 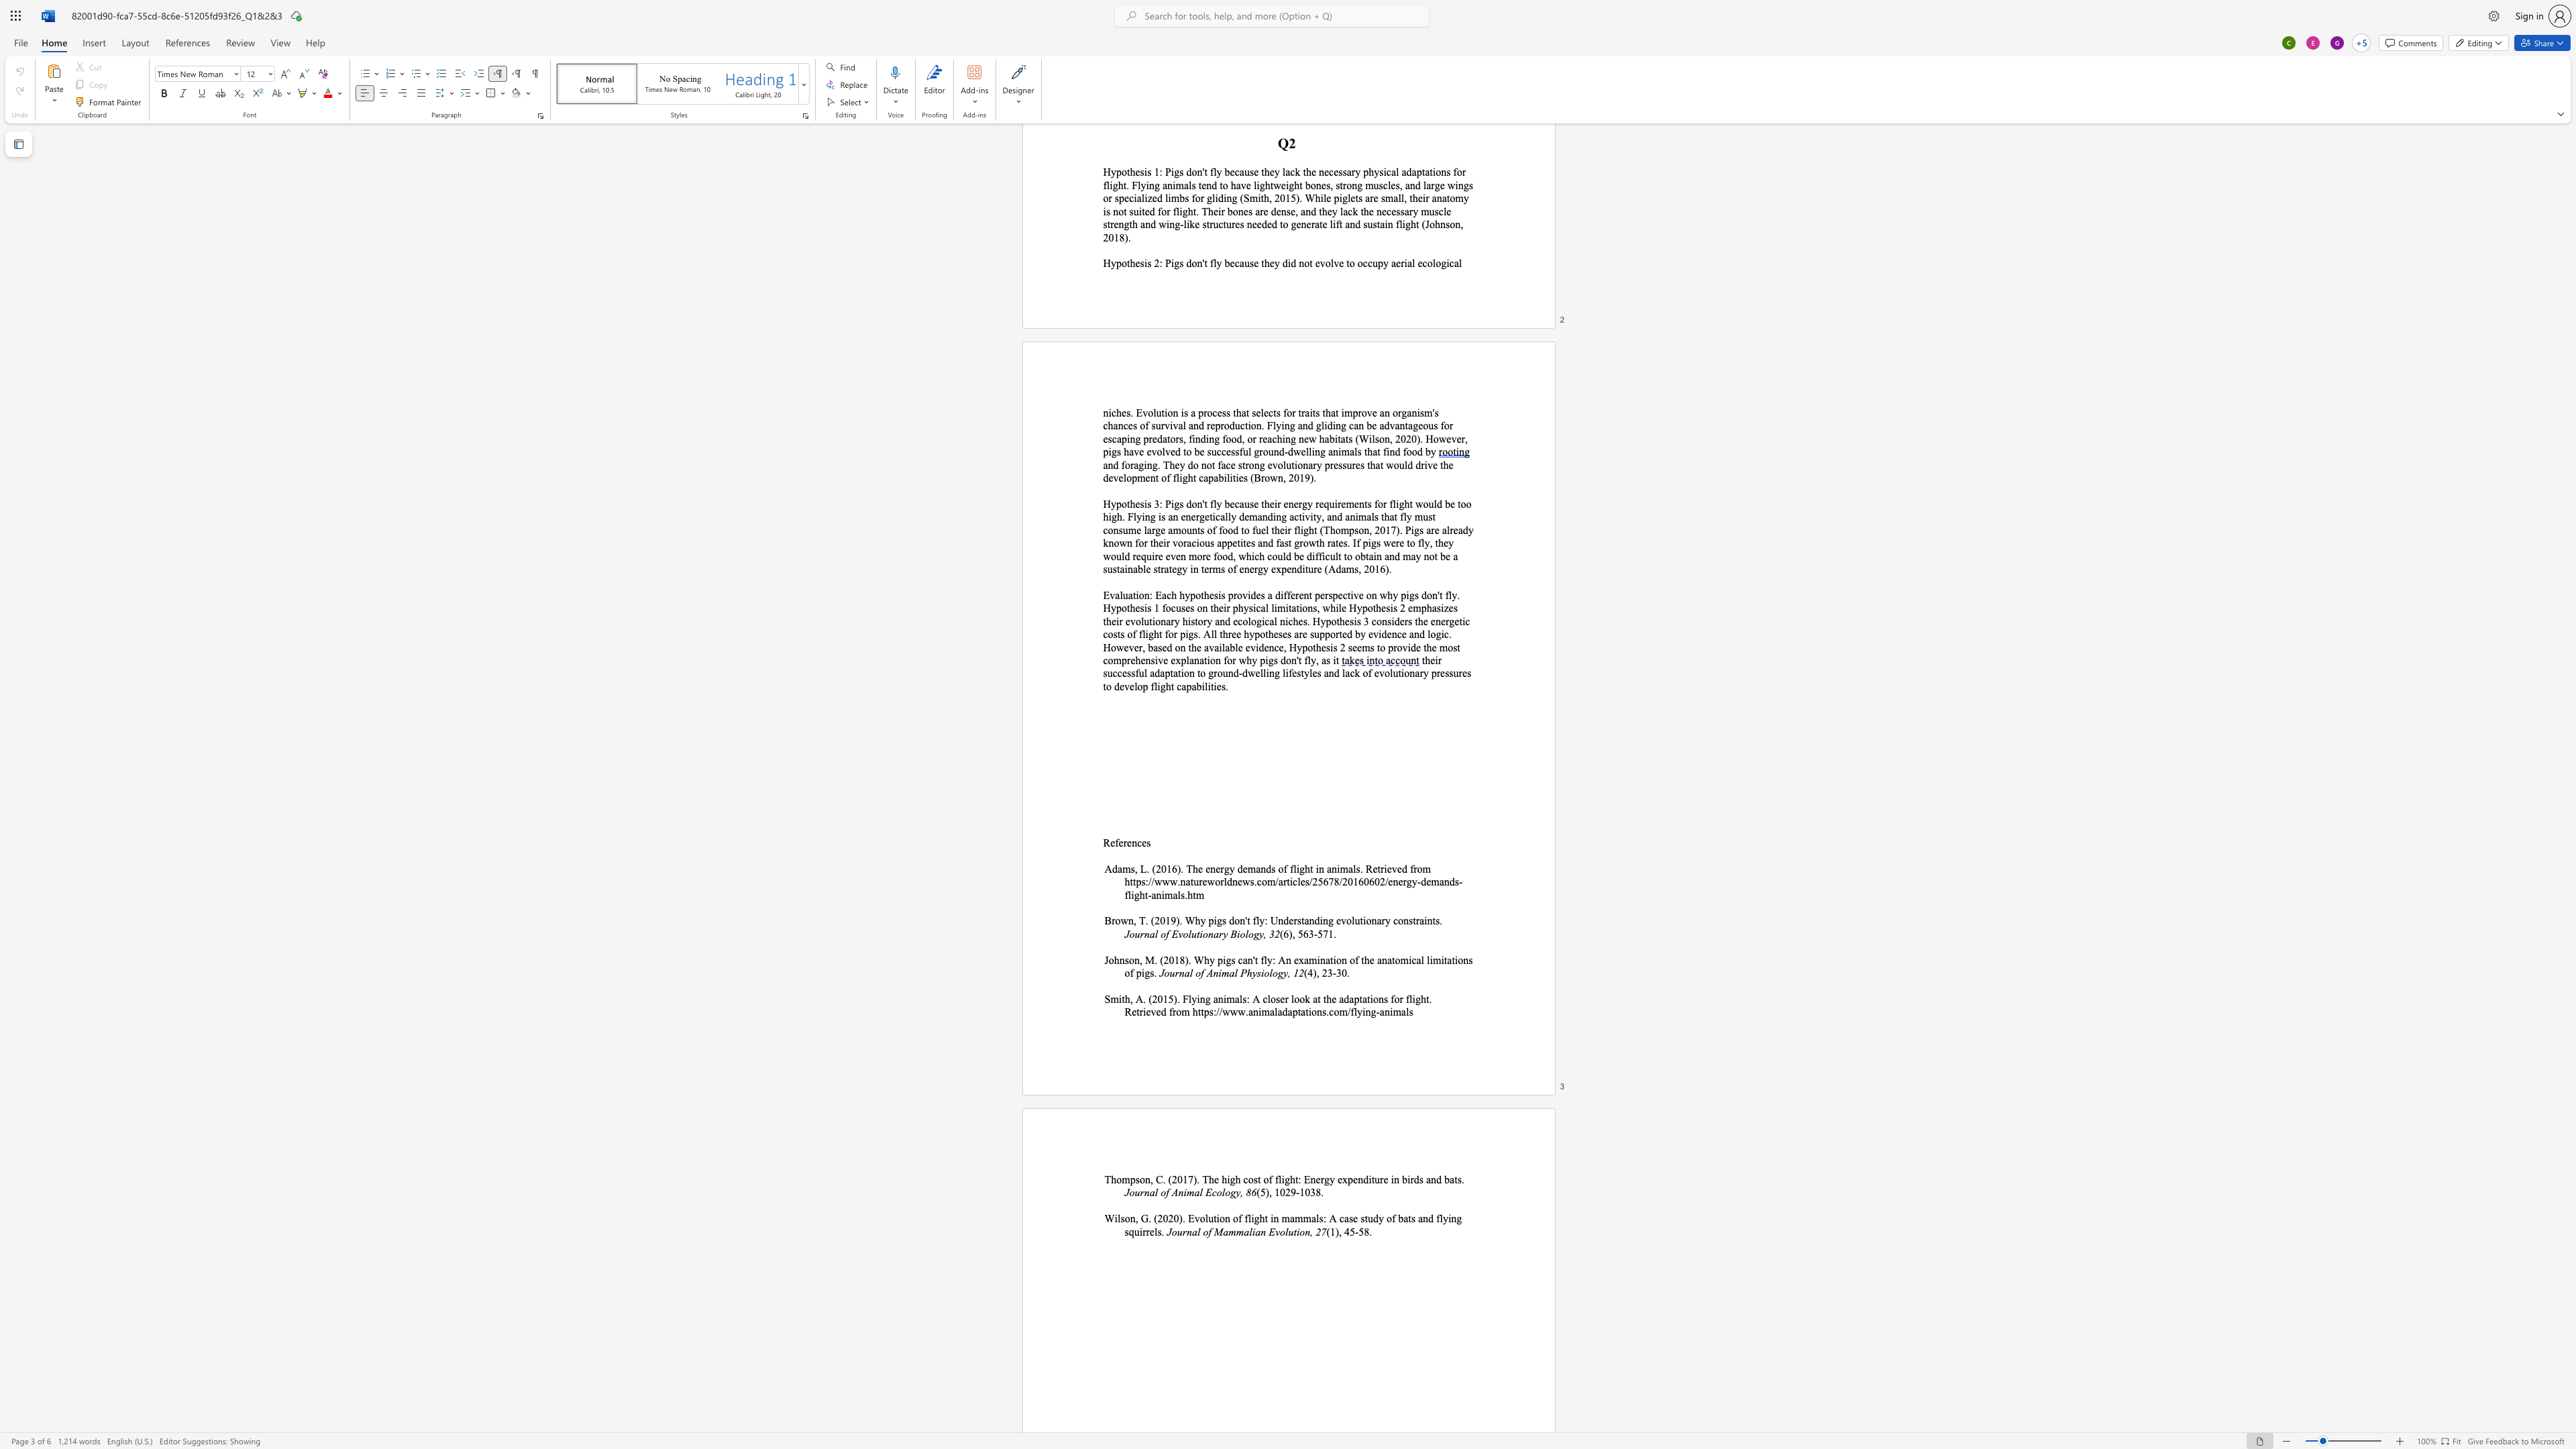 I want to click on the 1th character "F" in the text, so click(x=1185, y=998).